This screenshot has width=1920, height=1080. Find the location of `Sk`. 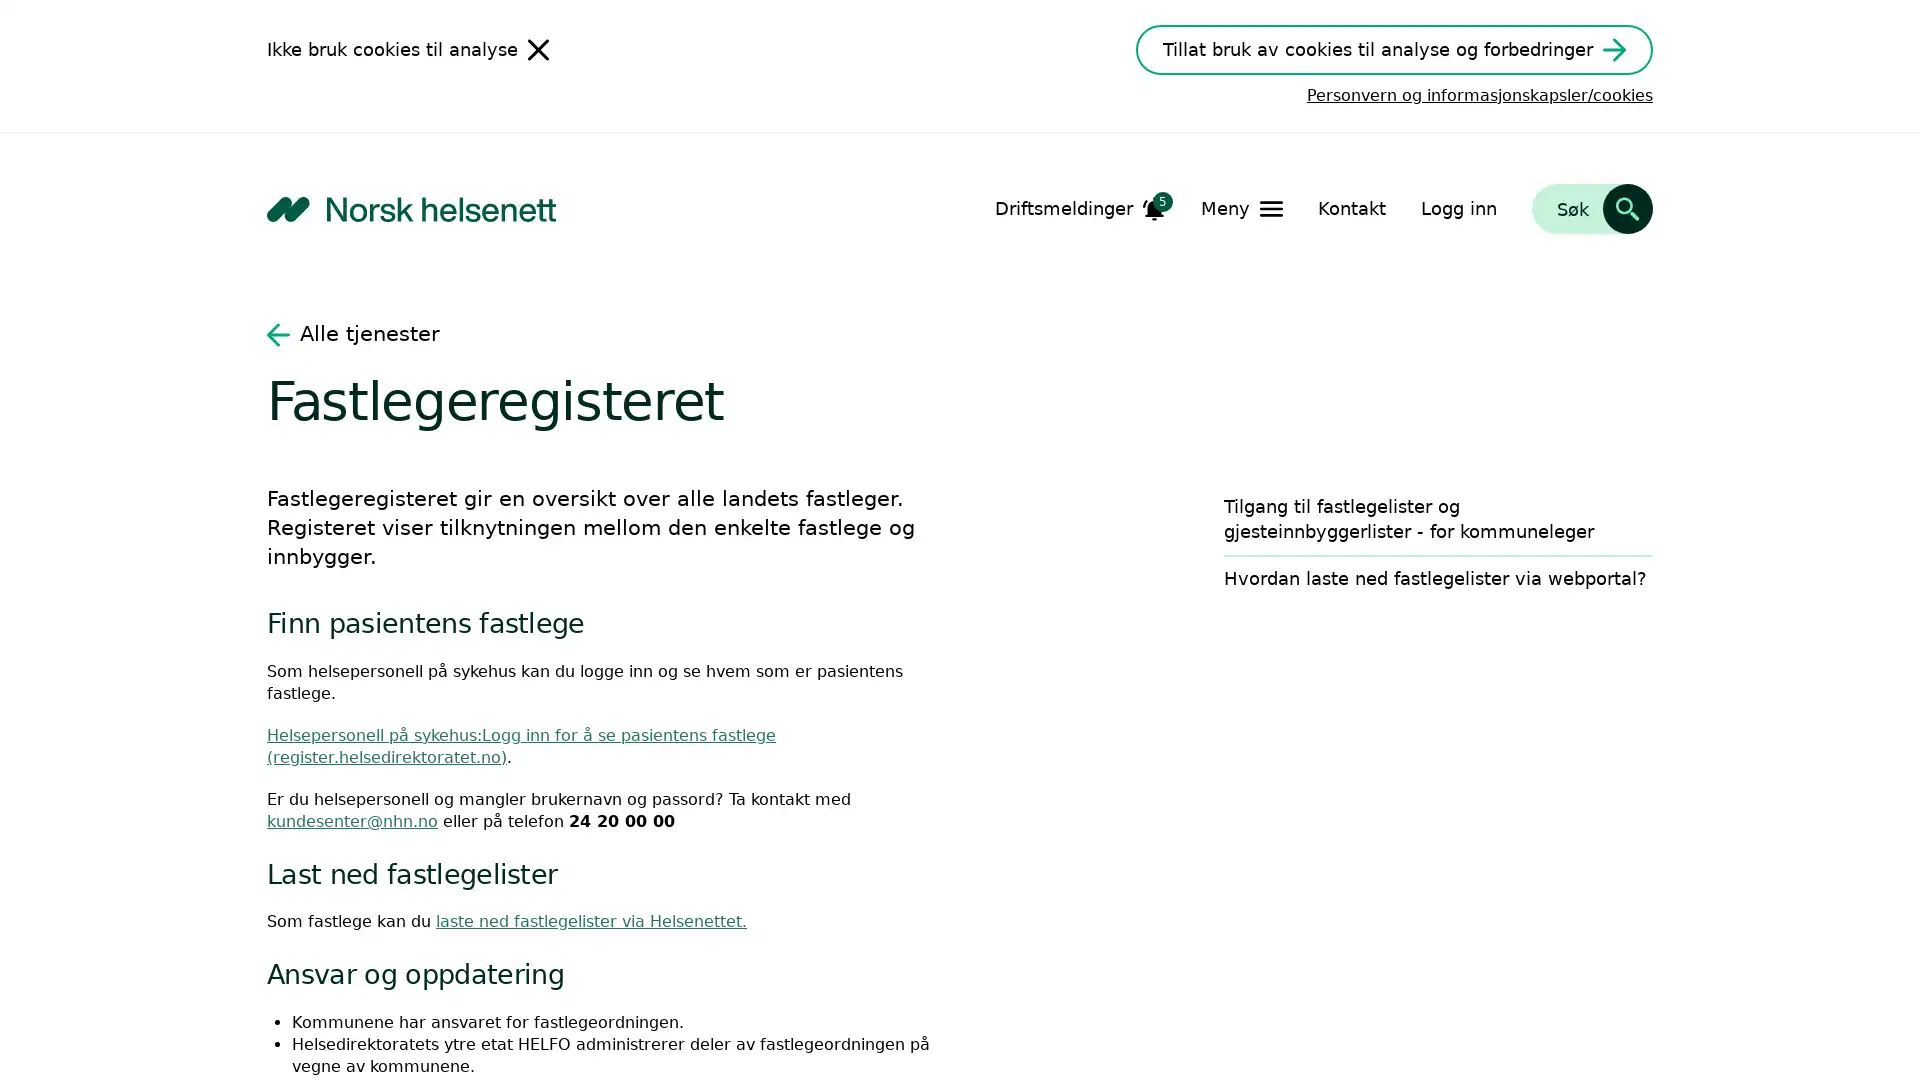

Sk is located at coordinates (1627, 208).